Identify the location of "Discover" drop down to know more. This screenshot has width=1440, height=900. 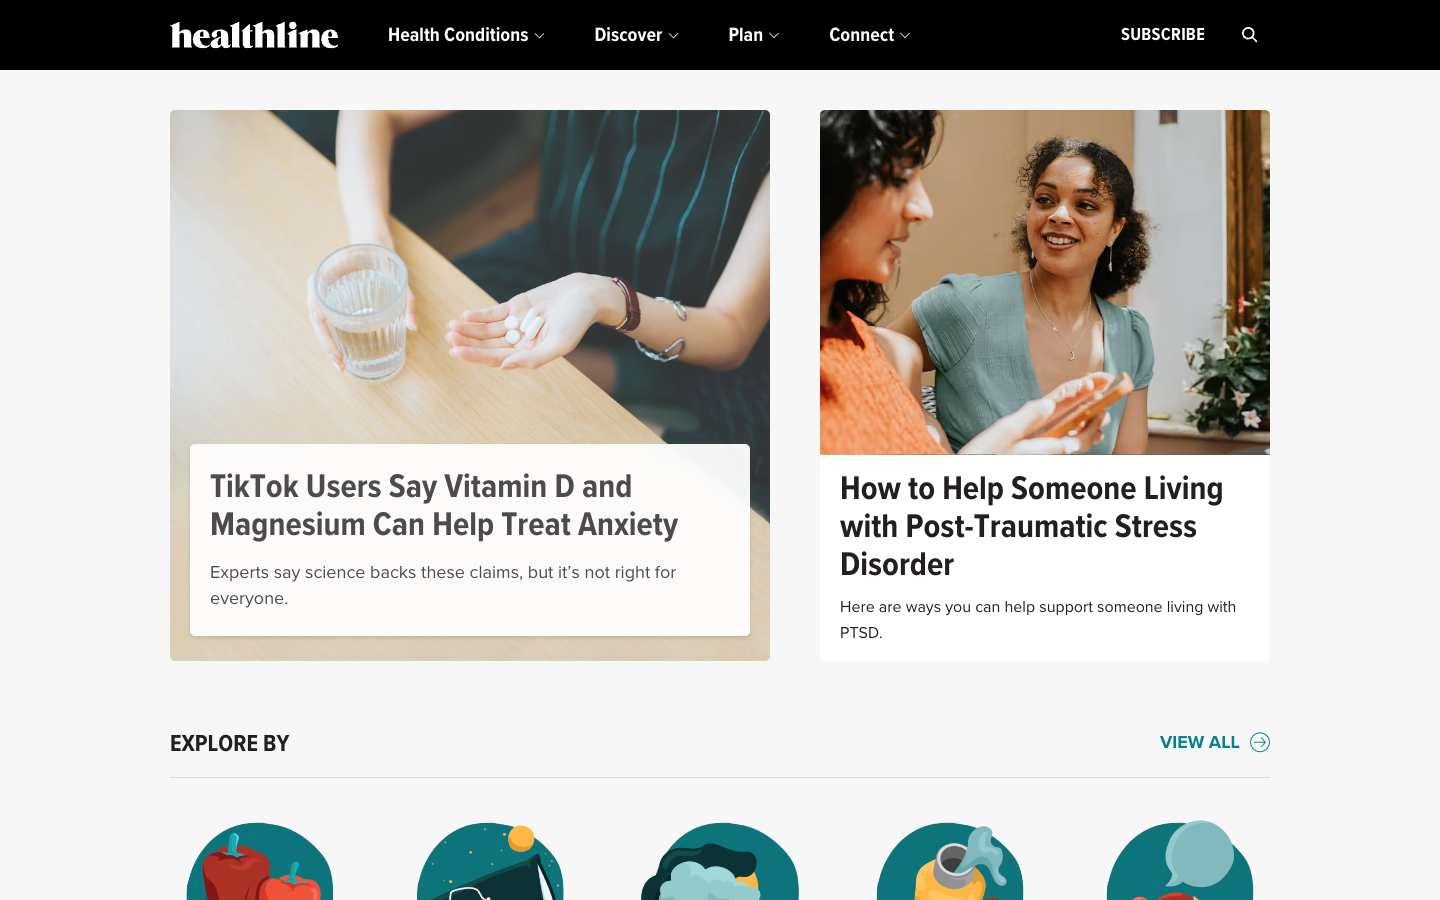
(635, 34).